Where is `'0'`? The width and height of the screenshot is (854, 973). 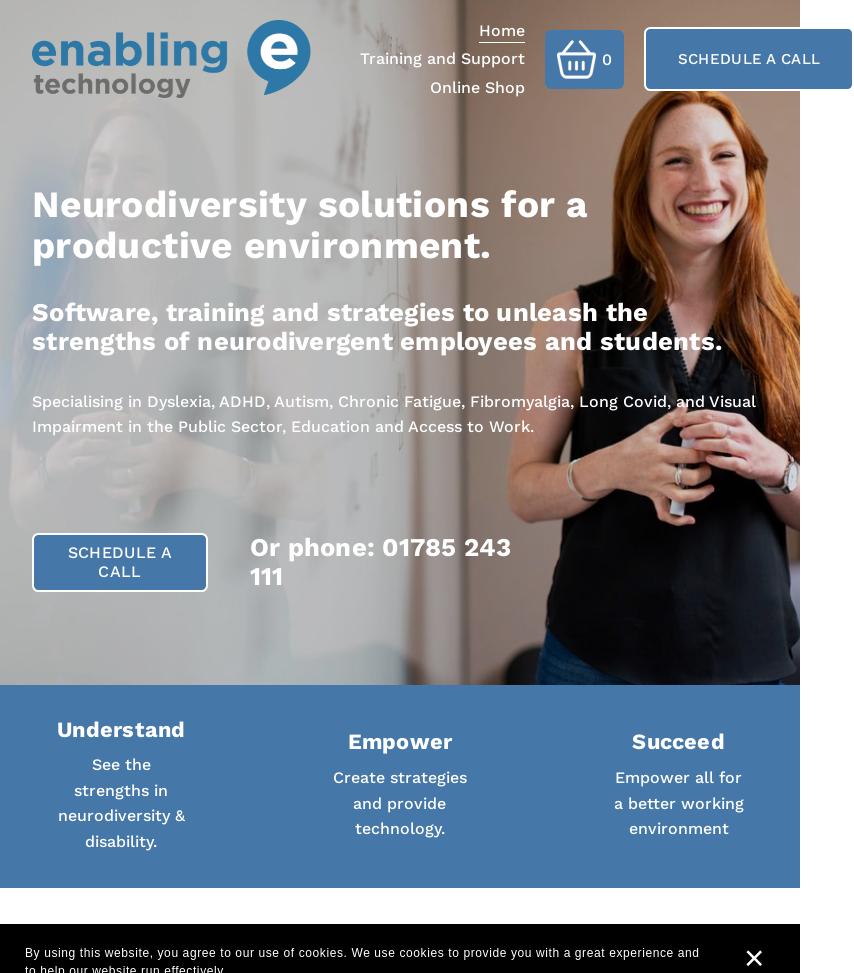
'0' is located at coordinates (605, 58).